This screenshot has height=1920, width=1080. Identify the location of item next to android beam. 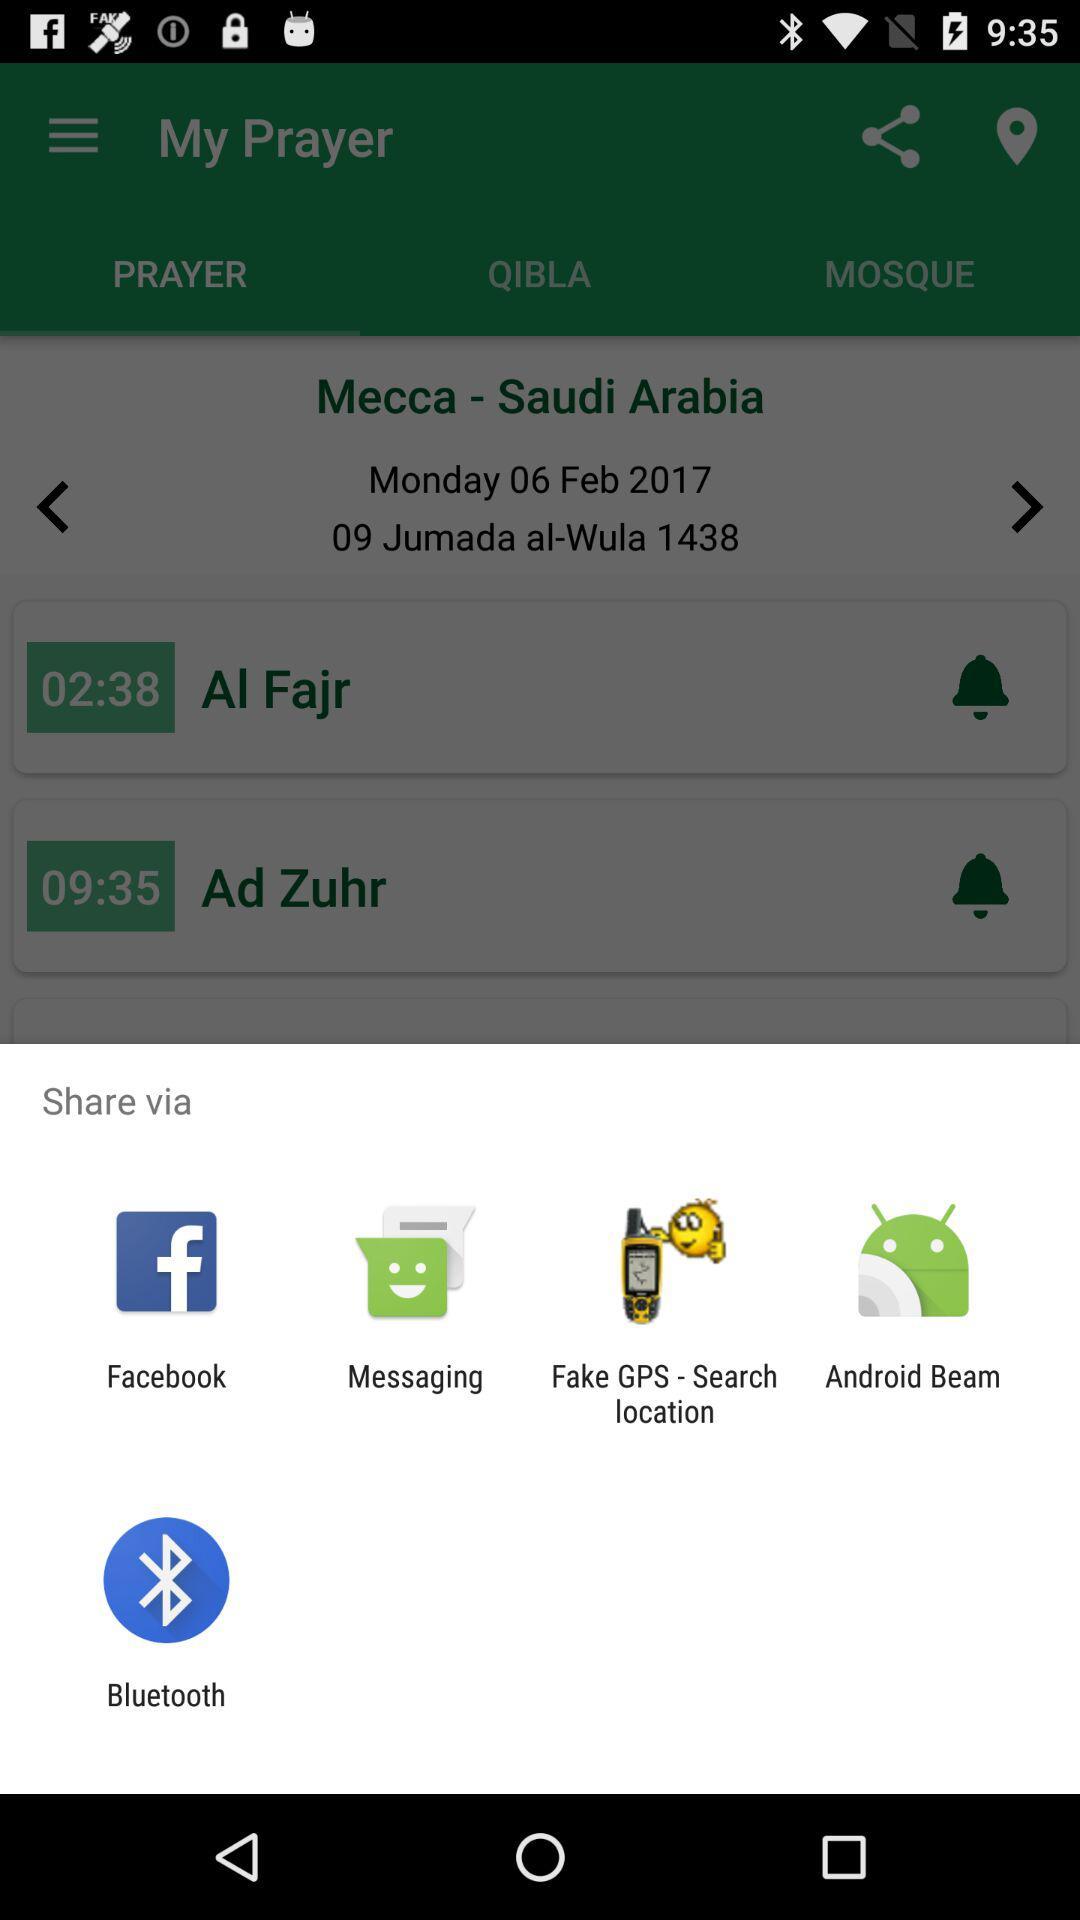
(664, 1392).